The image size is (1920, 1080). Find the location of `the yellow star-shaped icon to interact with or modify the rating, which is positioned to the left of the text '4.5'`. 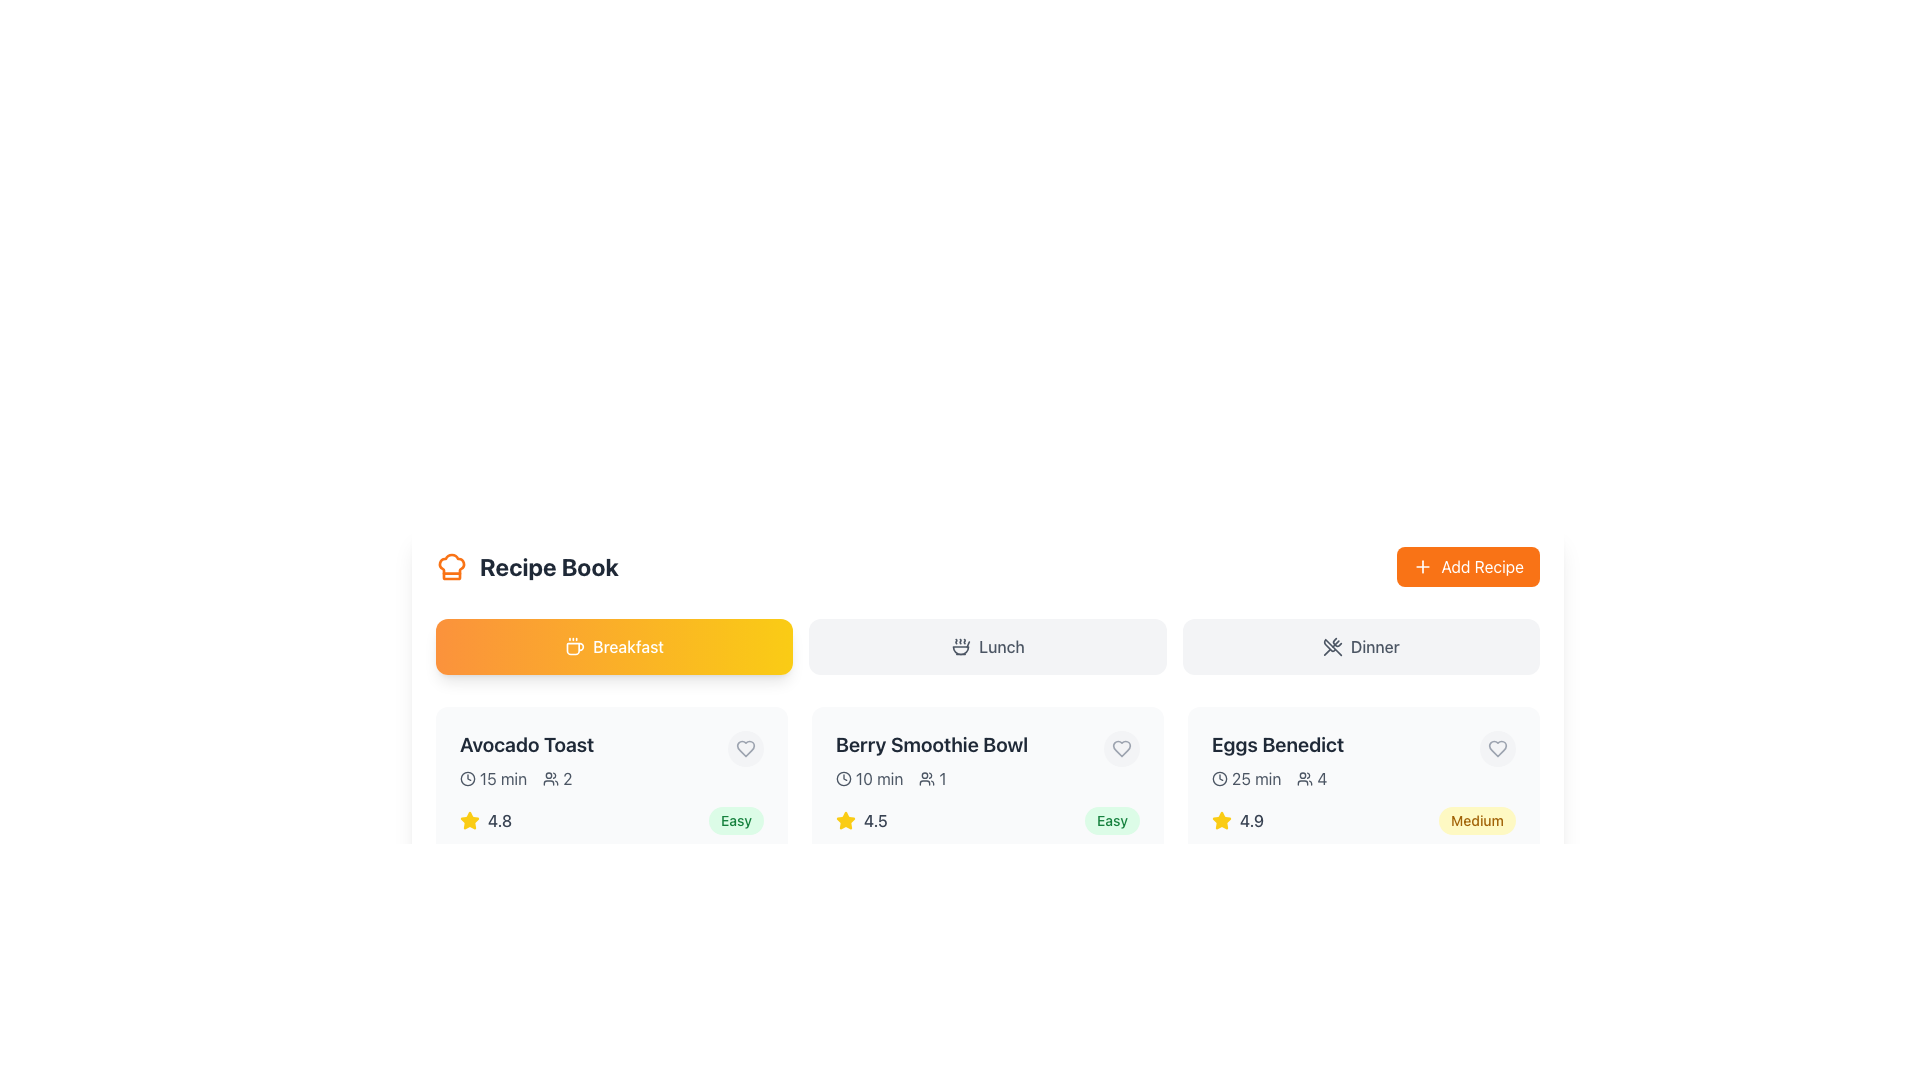

the yellow star-shaped icon to interact with or modify the rating, which is positioned to the left of the text '4.5' is located at coordinates (845, 821).